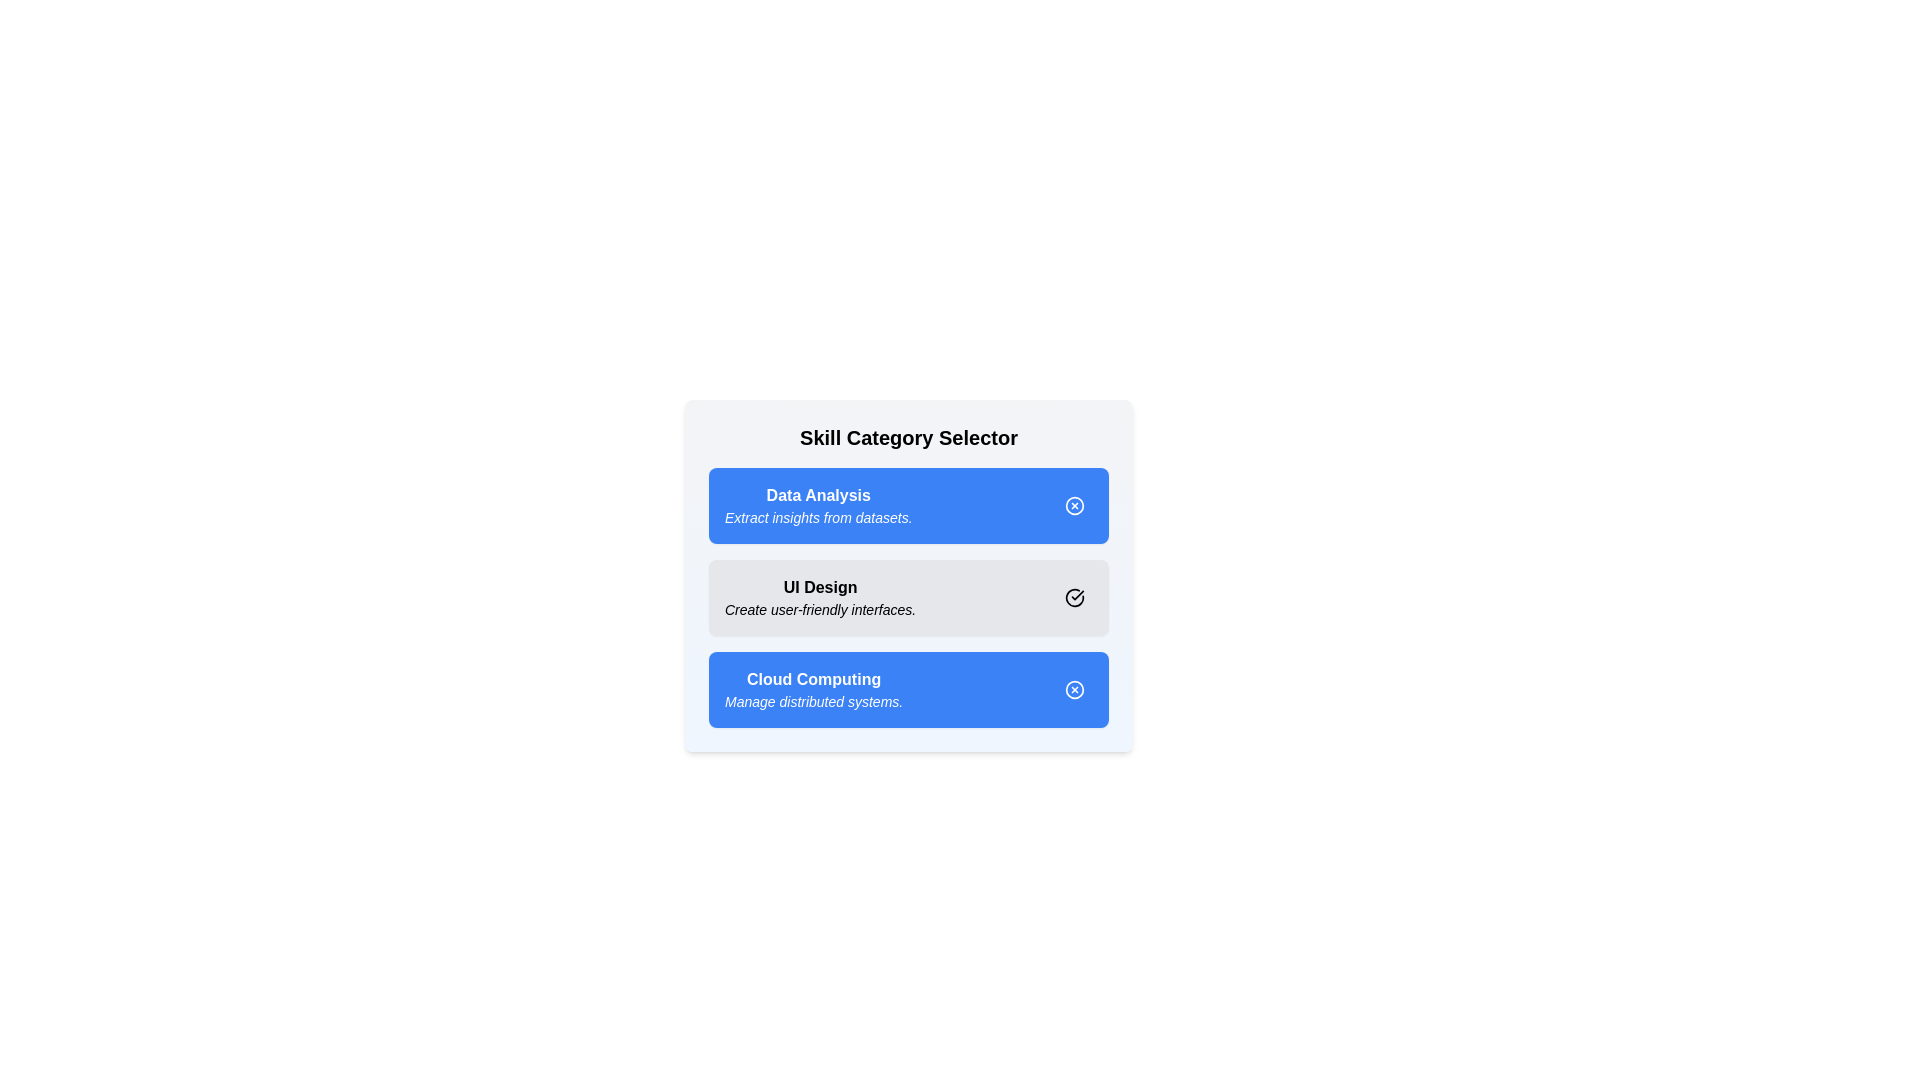  I want to click on the chip labeled 'Data Analysis', so click(1074, 504).